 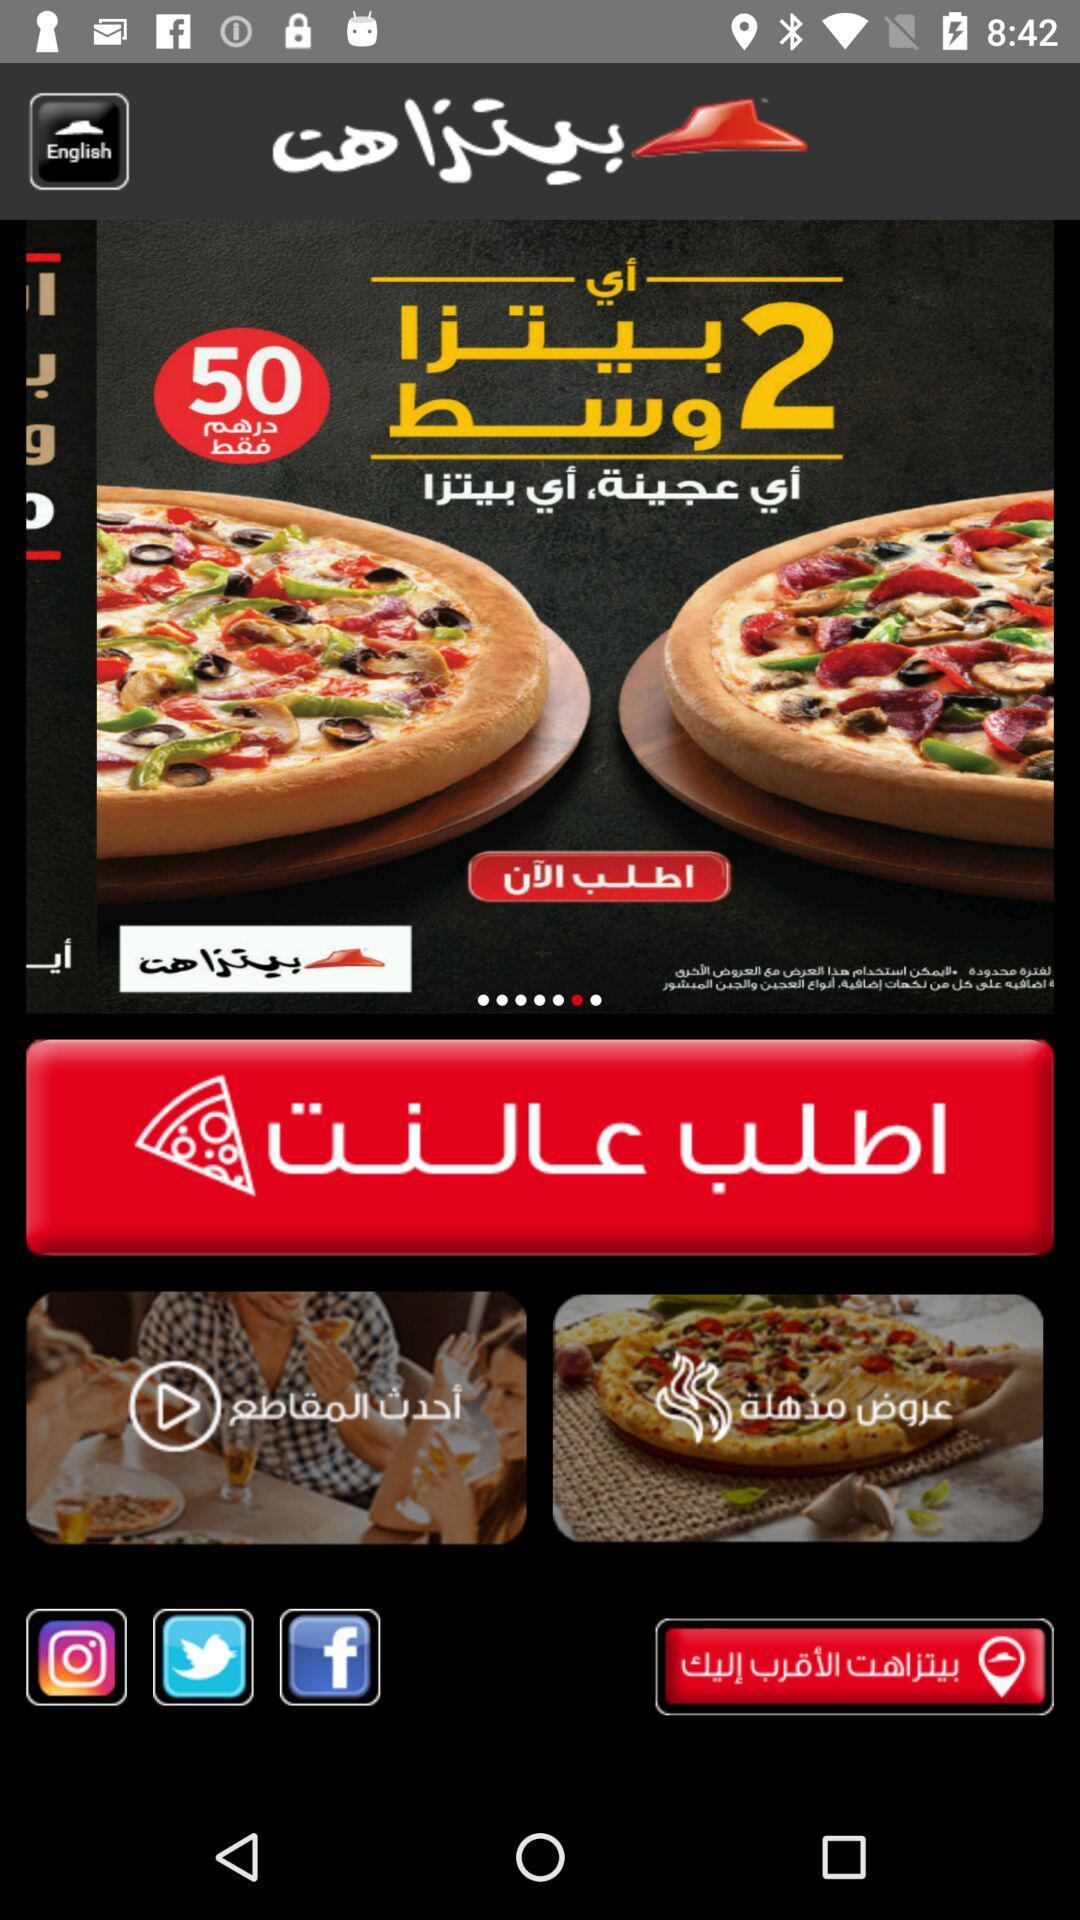 What do you see at coordinates (329, 1657) in the screenshot?
I see `the facebook icon` at bounding box center [329, 1657].